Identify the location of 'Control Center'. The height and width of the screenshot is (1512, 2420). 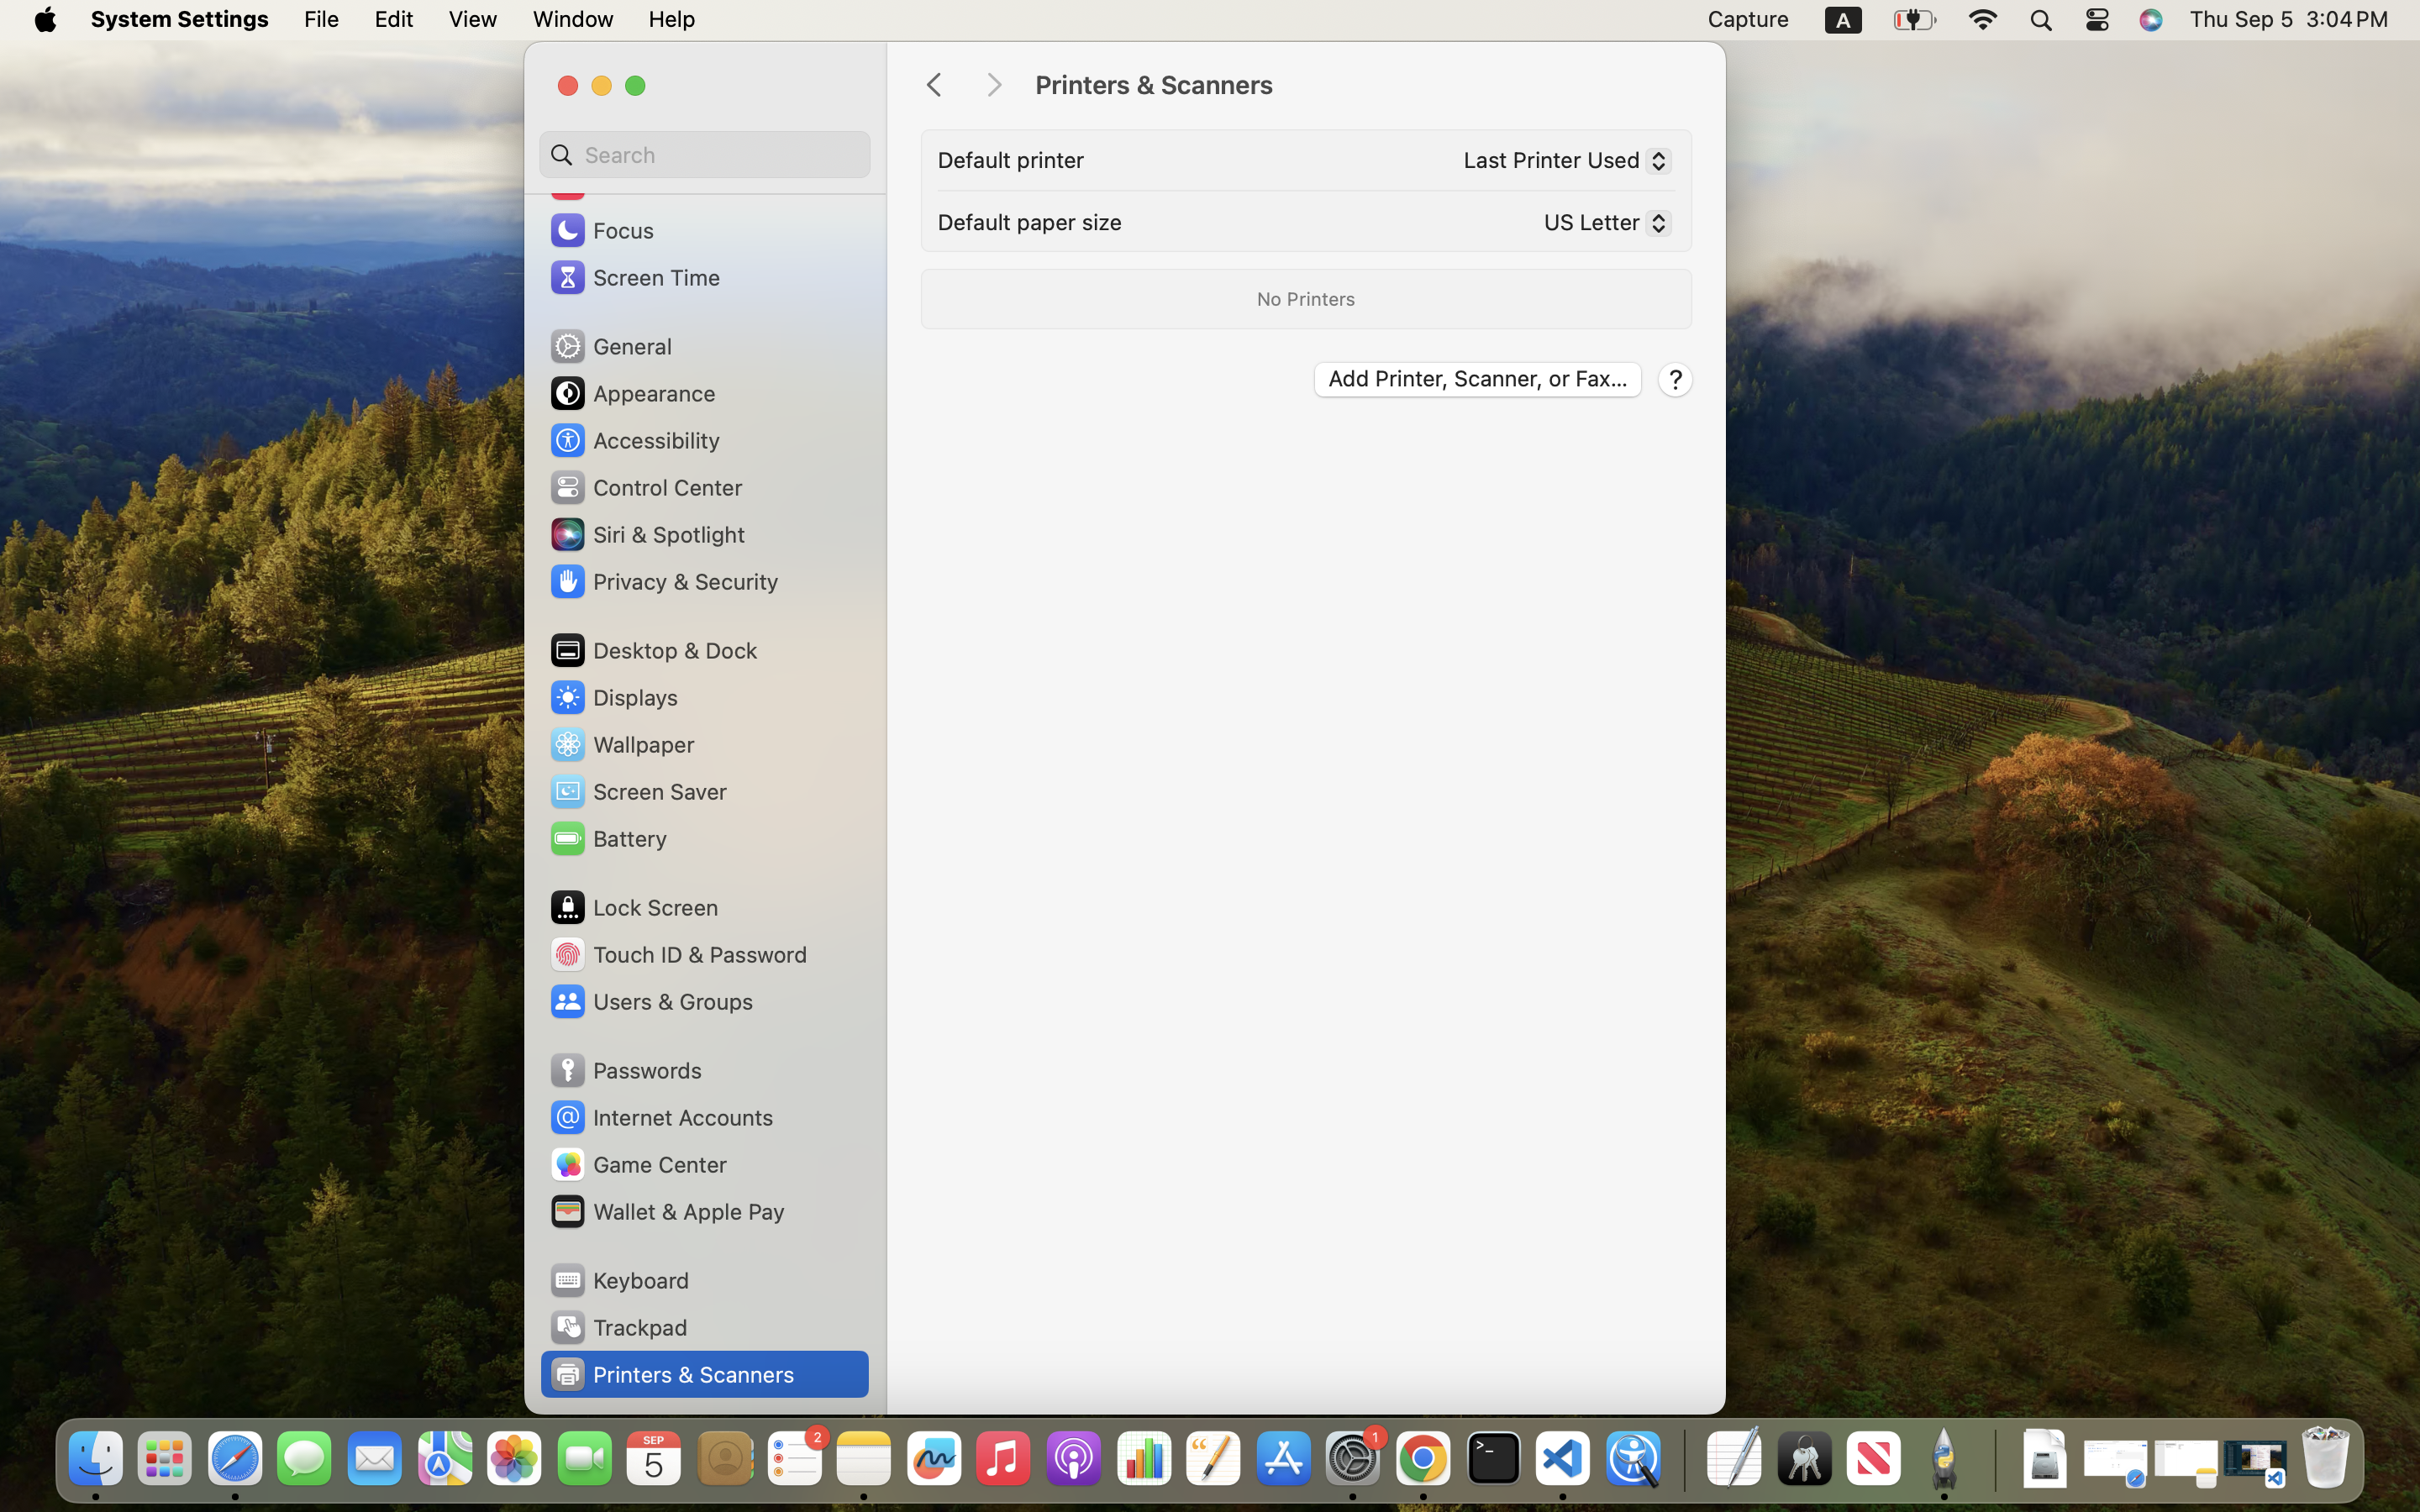
(644, 486).